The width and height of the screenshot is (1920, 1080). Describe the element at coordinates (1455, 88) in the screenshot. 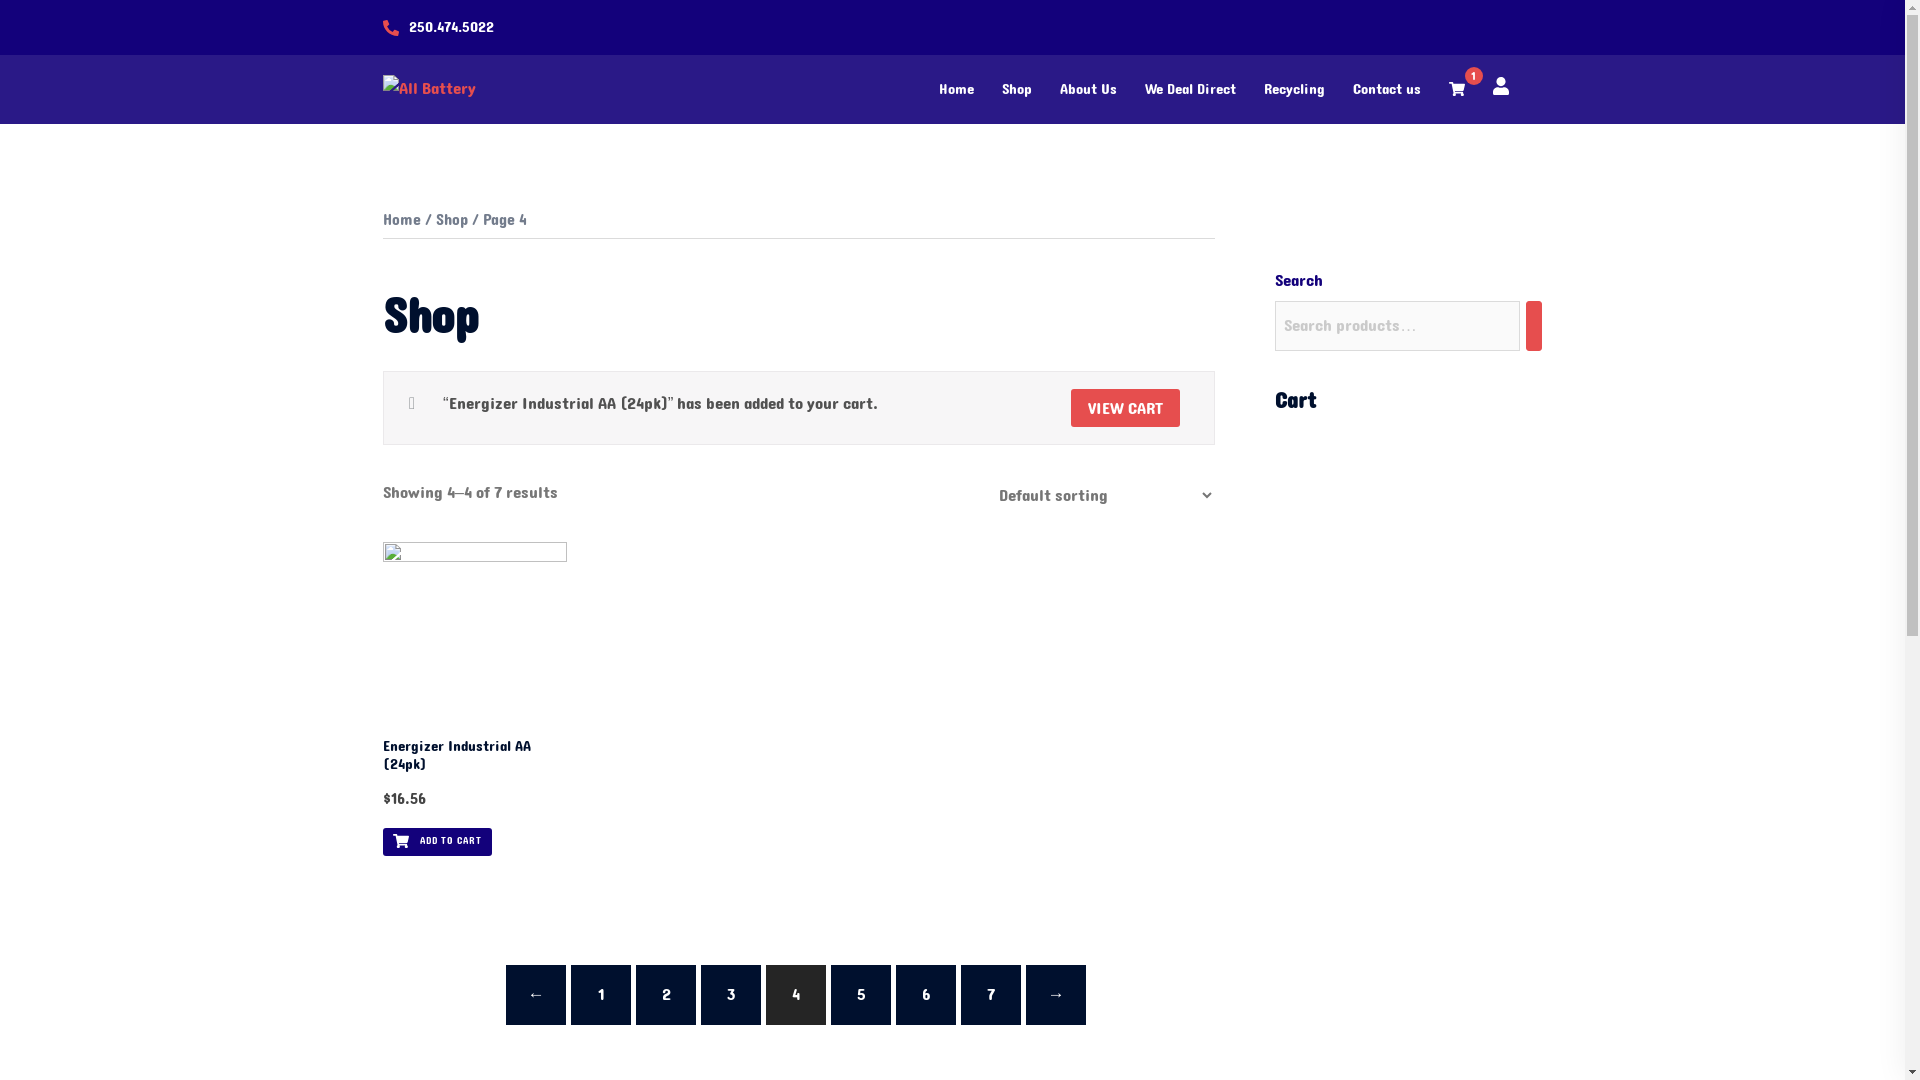

I see `'1'` at that location.